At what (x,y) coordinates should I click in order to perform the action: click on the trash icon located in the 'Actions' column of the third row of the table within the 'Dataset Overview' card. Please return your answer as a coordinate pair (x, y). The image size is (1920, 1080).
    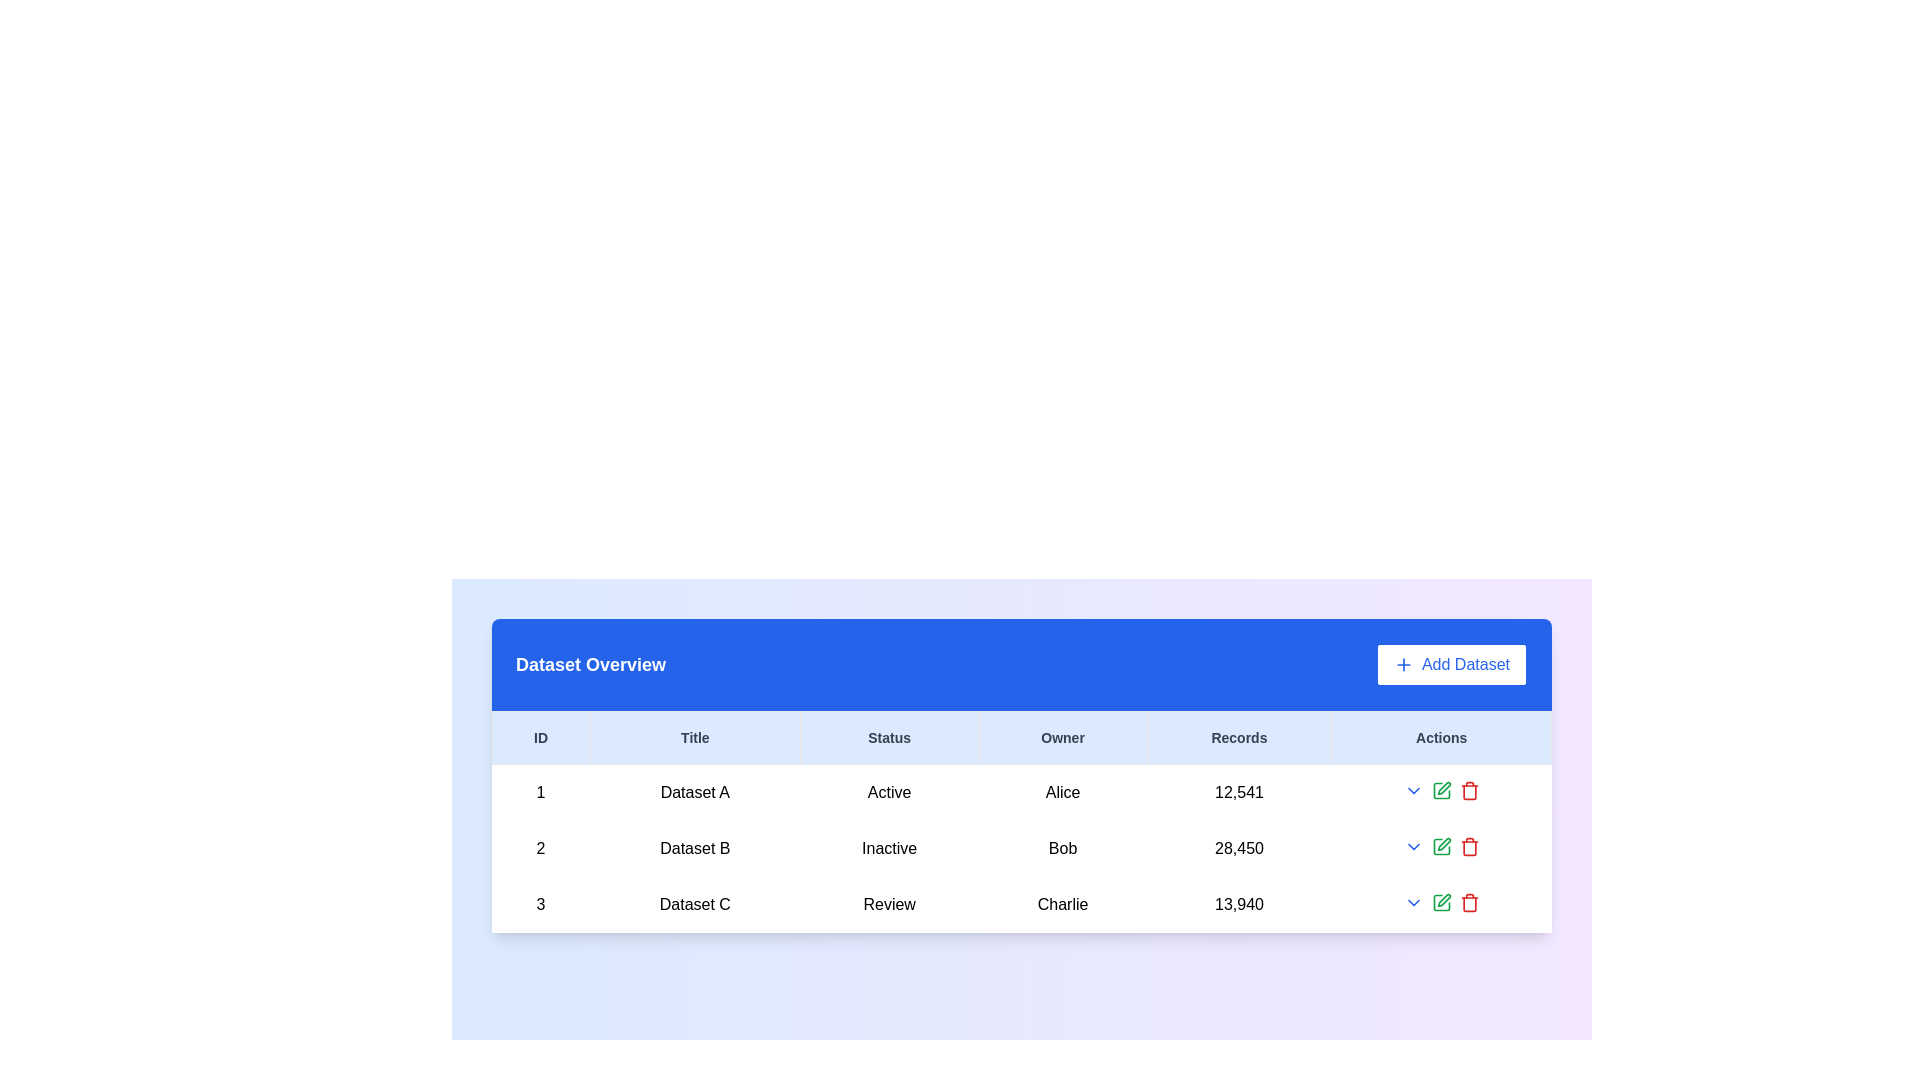
    Looking at the image, I should click on (1469, 791).